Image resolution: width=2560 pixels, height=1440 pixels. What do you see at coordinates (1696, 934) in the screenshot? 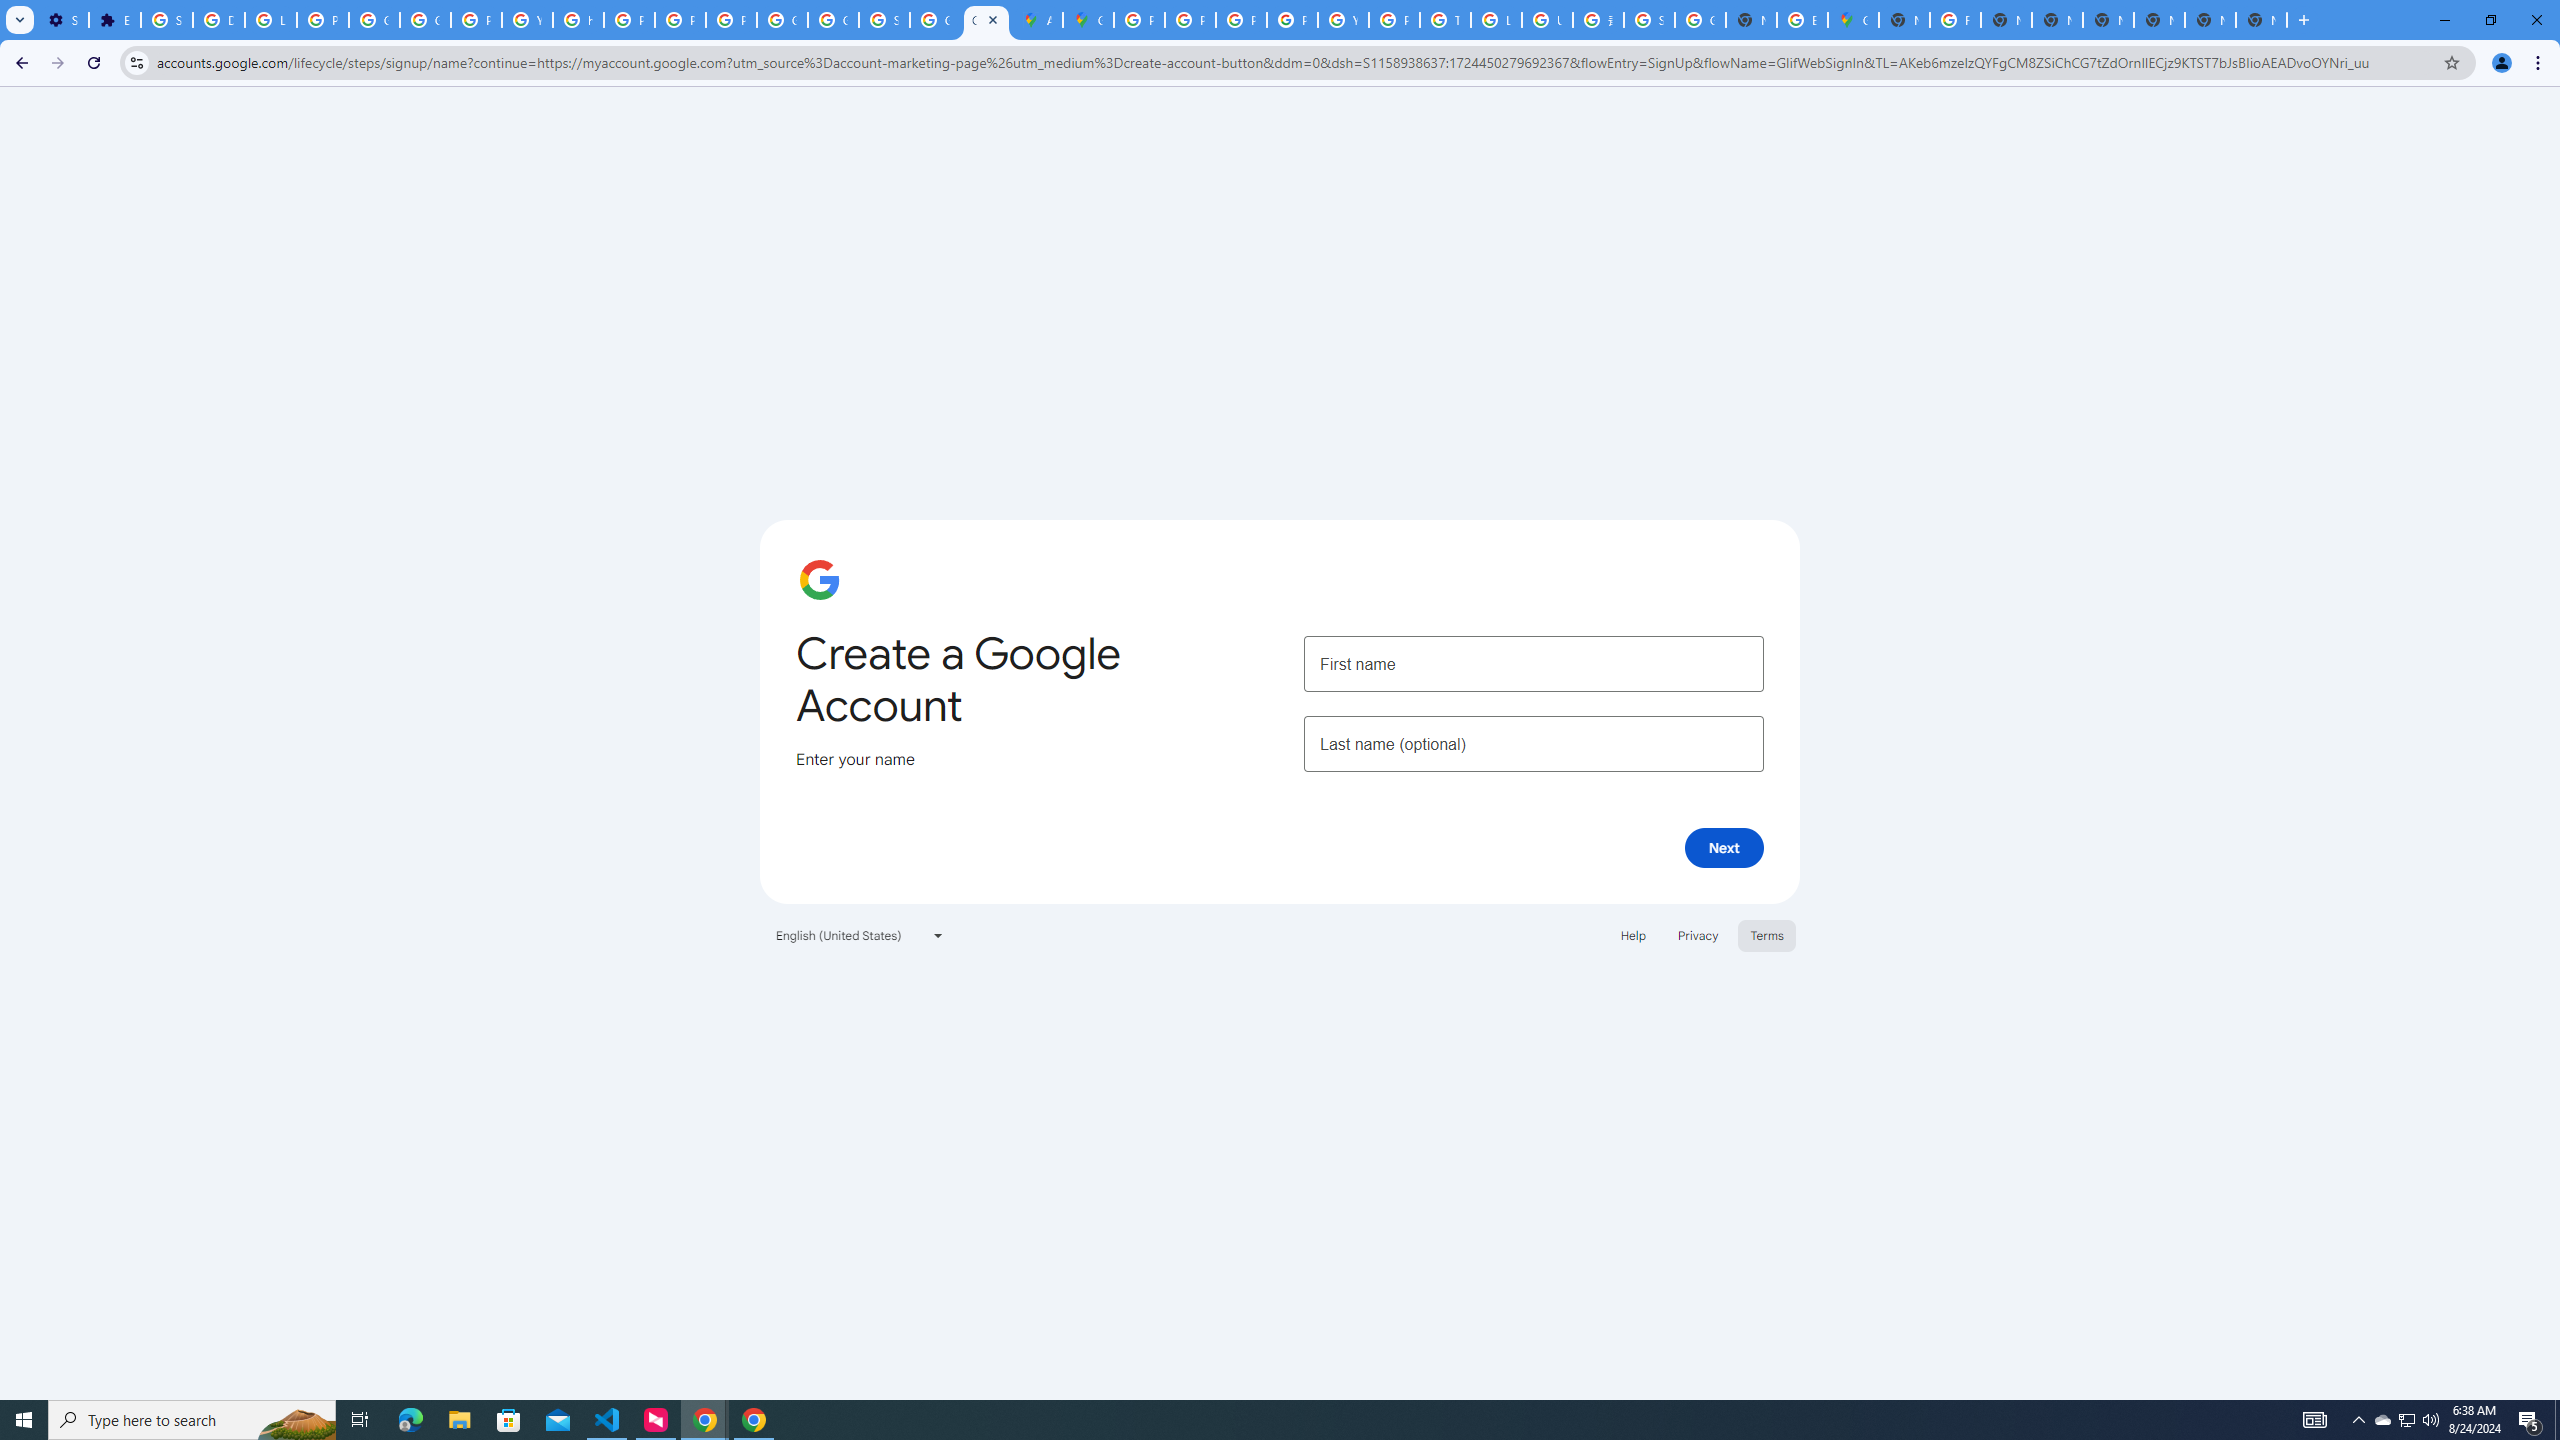
I see `'Privacy'` at bounding box center [1696, 934].